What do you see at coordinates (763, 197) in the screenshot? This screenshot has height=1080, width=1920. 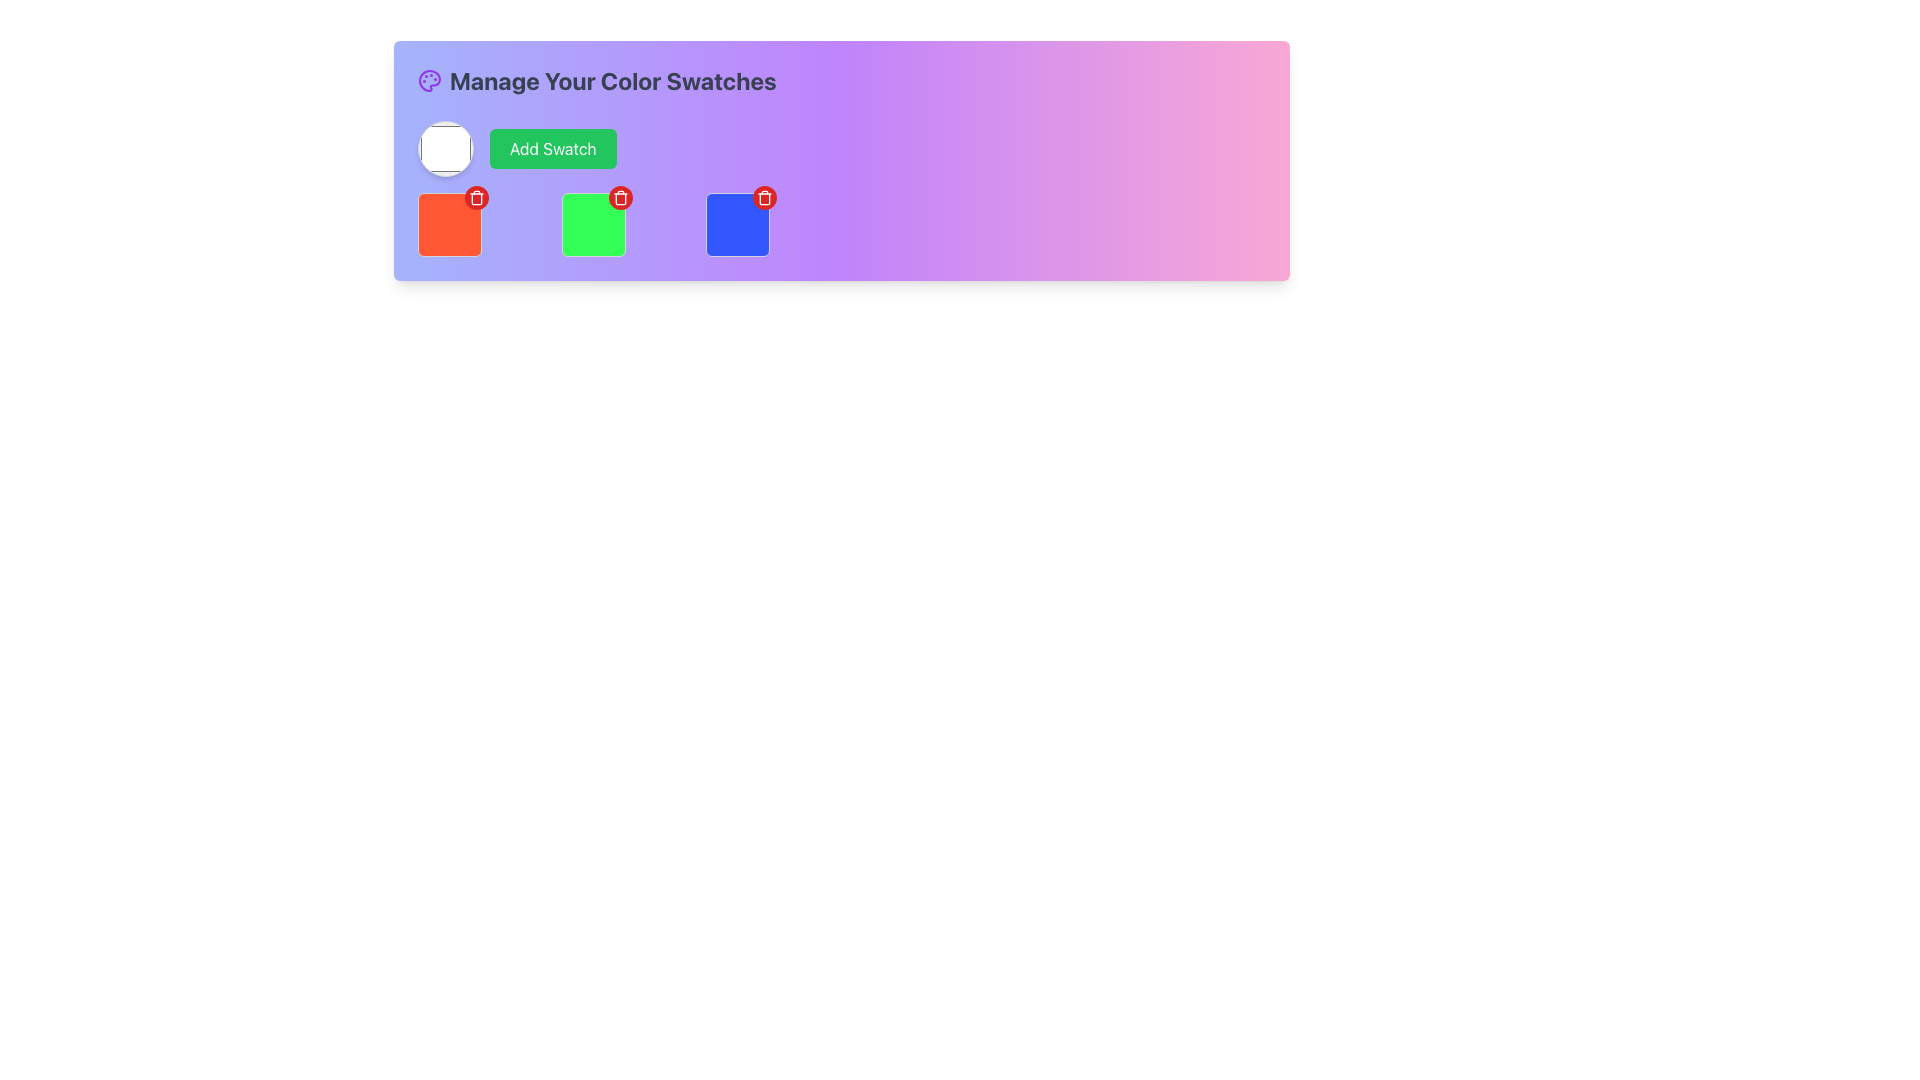 I see `the Delete button icon, which resembles a trash bin on a red circular background located at the top-right corner of the blue swatch` at bounding box center [763, 197].